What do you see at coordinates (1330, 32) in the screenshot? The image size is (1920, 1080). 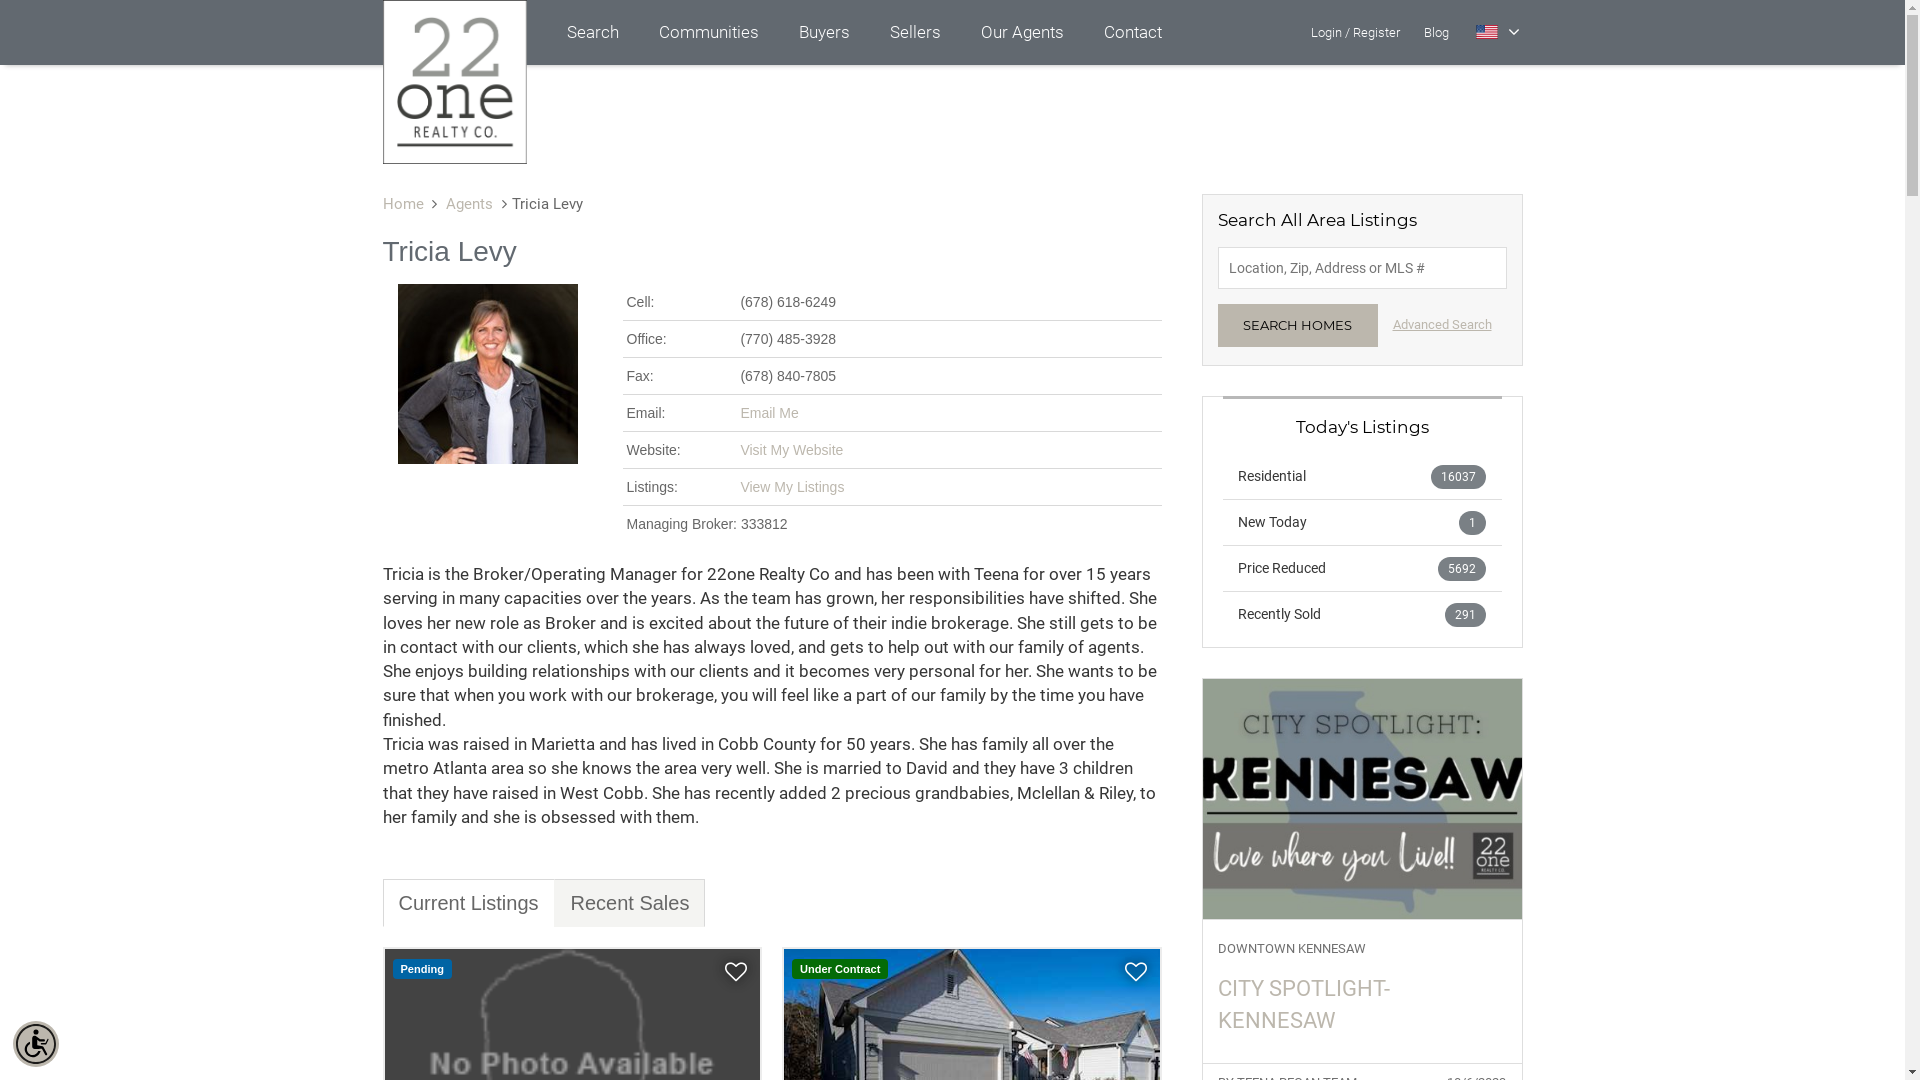 I see `'Login/'` at bounding box center [1330, 32].